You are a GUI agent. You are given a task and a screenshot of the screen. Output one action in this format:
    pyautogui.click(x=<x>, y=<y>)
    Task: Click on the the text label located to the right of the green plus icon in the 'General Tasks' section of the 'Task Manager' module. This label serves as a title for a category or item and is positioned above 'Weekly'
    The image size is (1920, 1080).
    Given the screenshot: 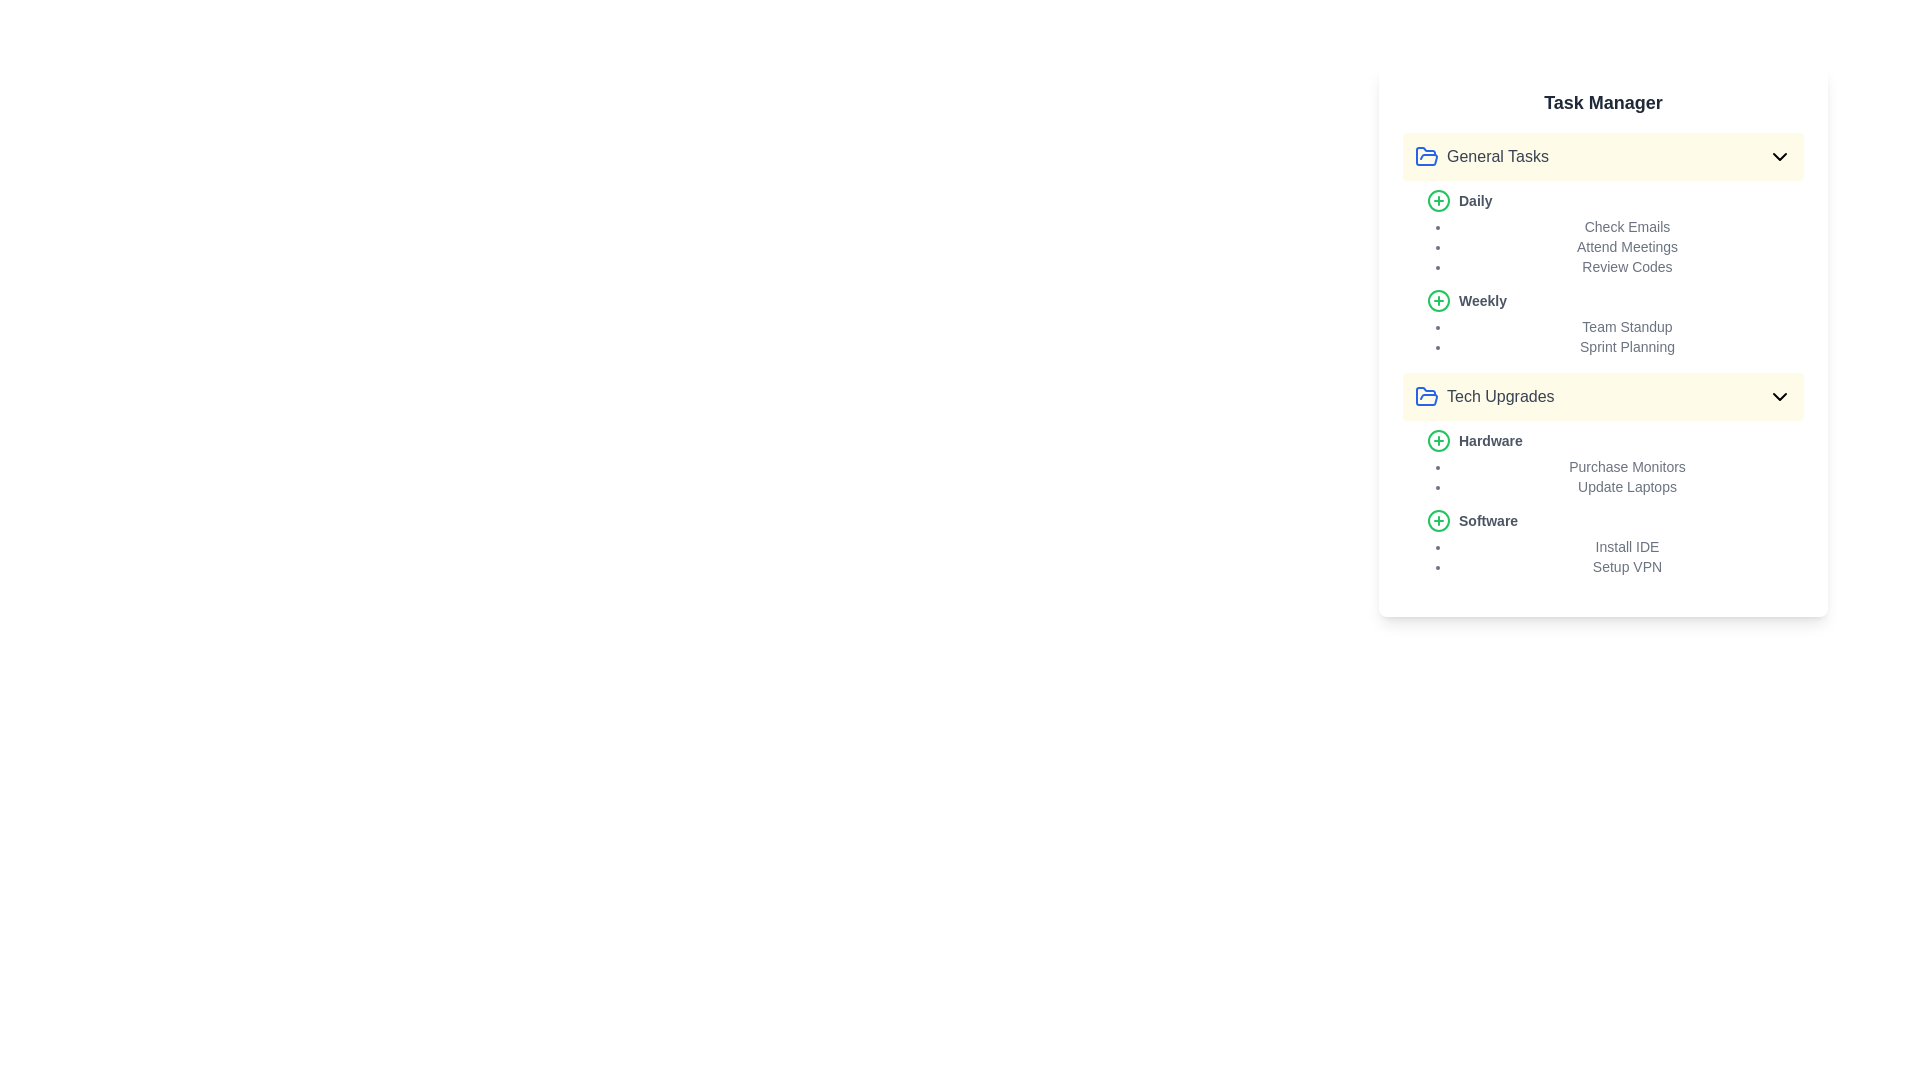 What is the action you would take?
    pyautogui.click(x=1475, y=200)
    